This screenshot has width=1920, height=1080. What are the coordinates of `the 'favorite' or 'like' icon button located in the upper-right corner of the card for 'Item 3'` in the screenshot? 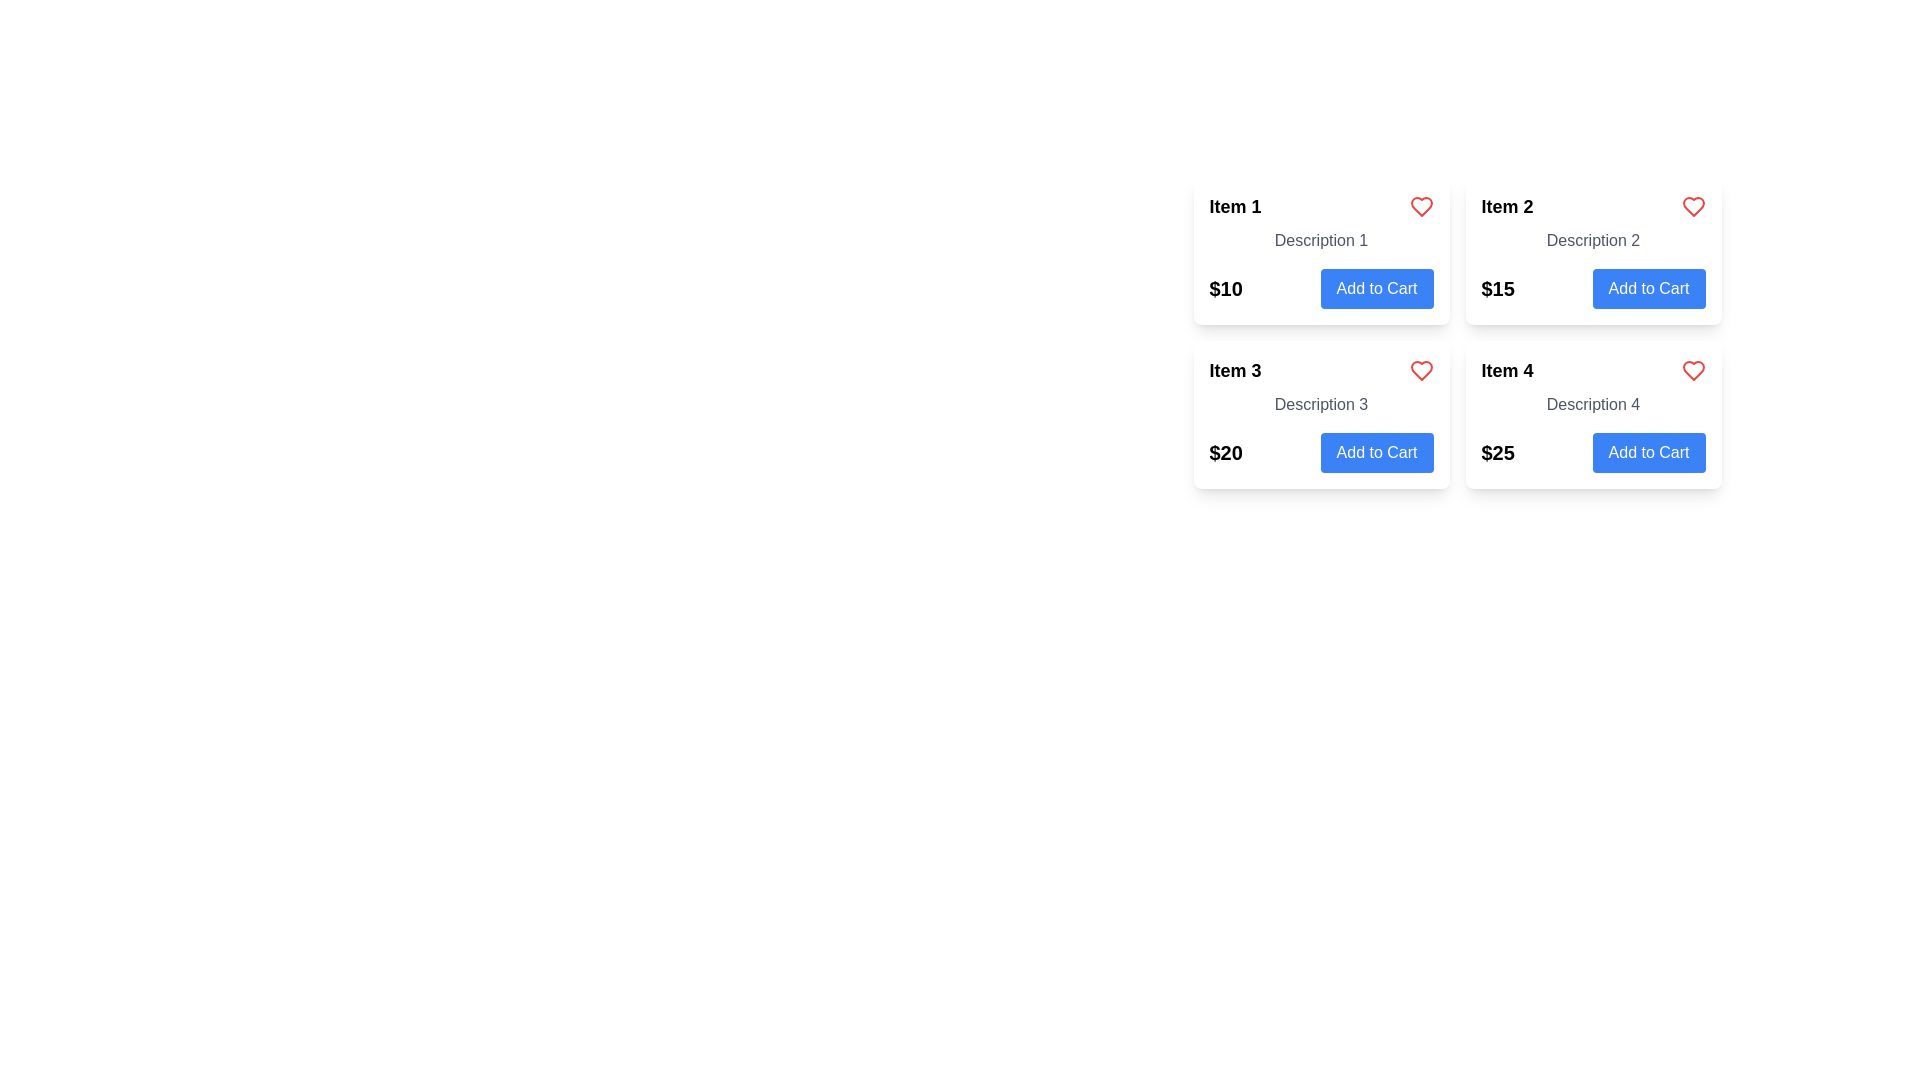 It's located at (1420, 370).